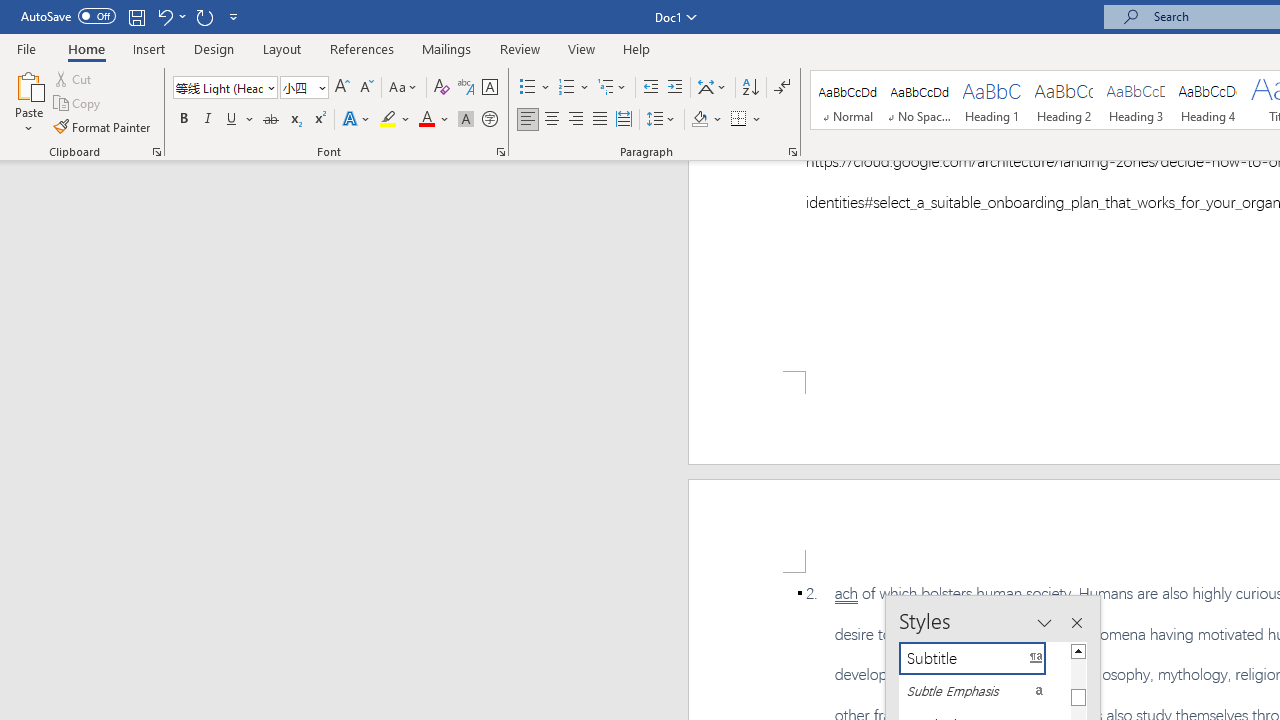  I want to click on 'Insert', so click(148, 48).